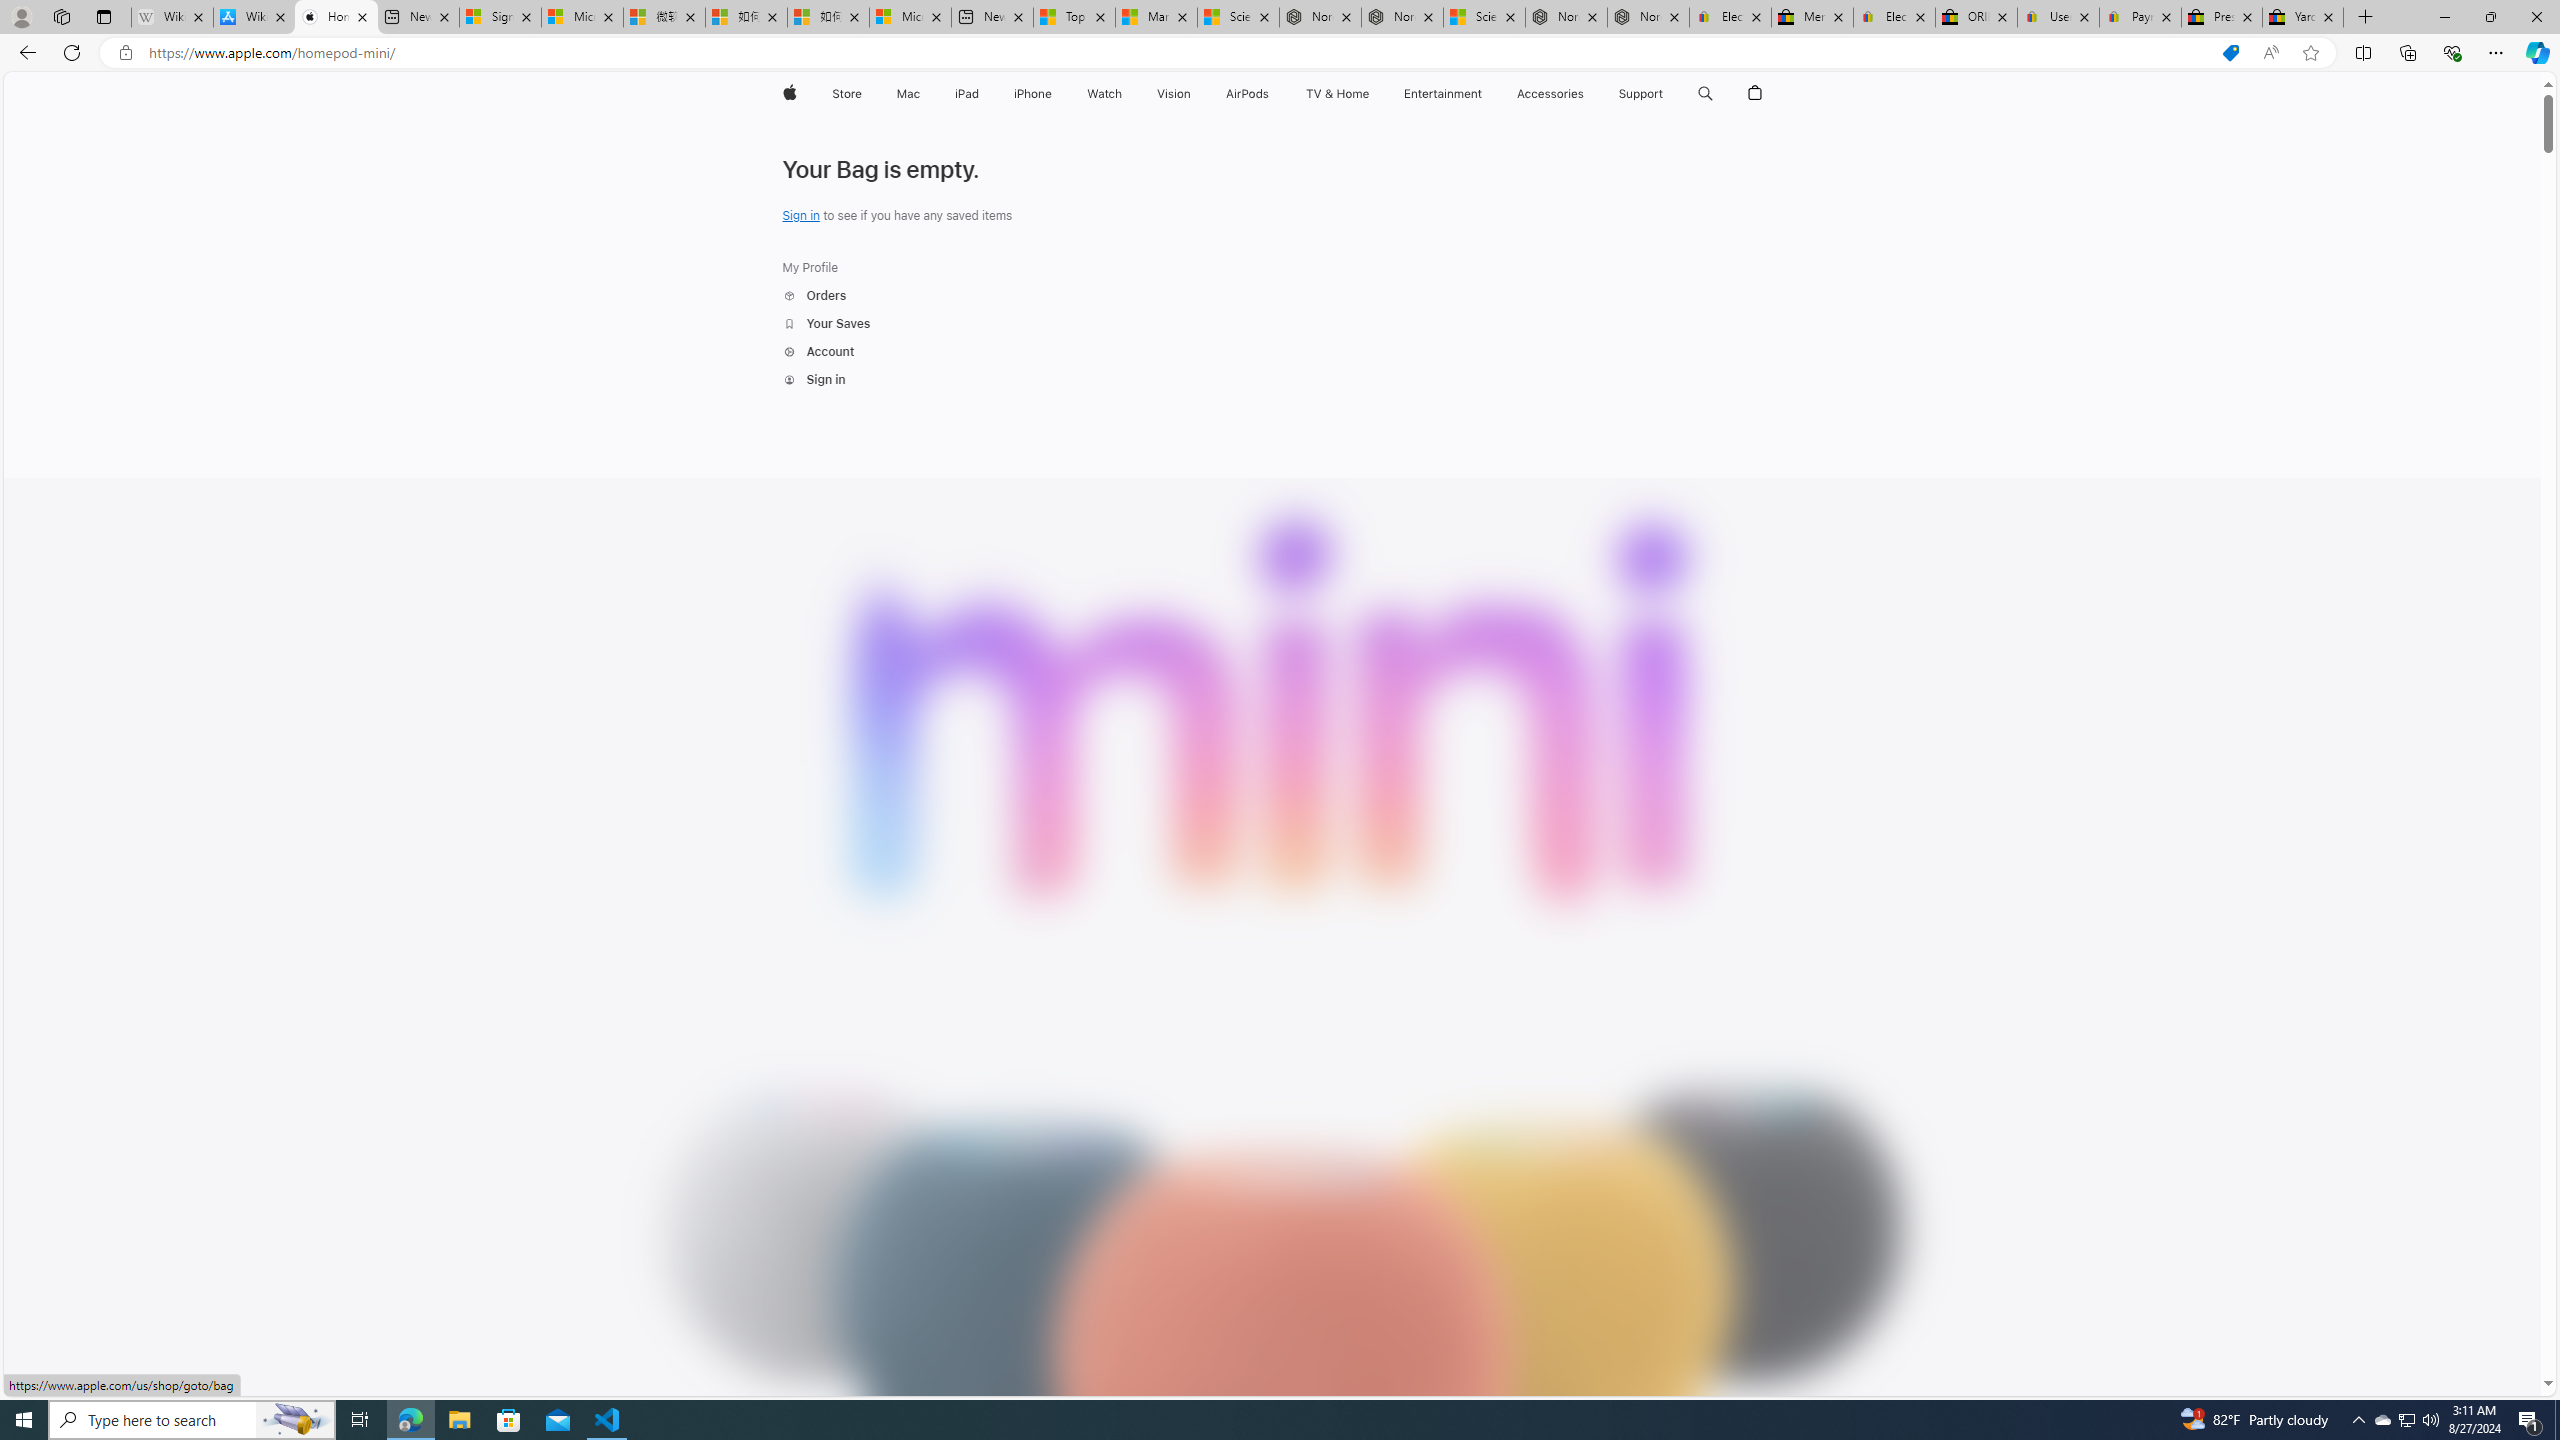 The height and width of the screenshot is (1440, 2560). Describe the element at coordinates (1336, 93) in the screenshot. I see `'TV and Home'` at that location.